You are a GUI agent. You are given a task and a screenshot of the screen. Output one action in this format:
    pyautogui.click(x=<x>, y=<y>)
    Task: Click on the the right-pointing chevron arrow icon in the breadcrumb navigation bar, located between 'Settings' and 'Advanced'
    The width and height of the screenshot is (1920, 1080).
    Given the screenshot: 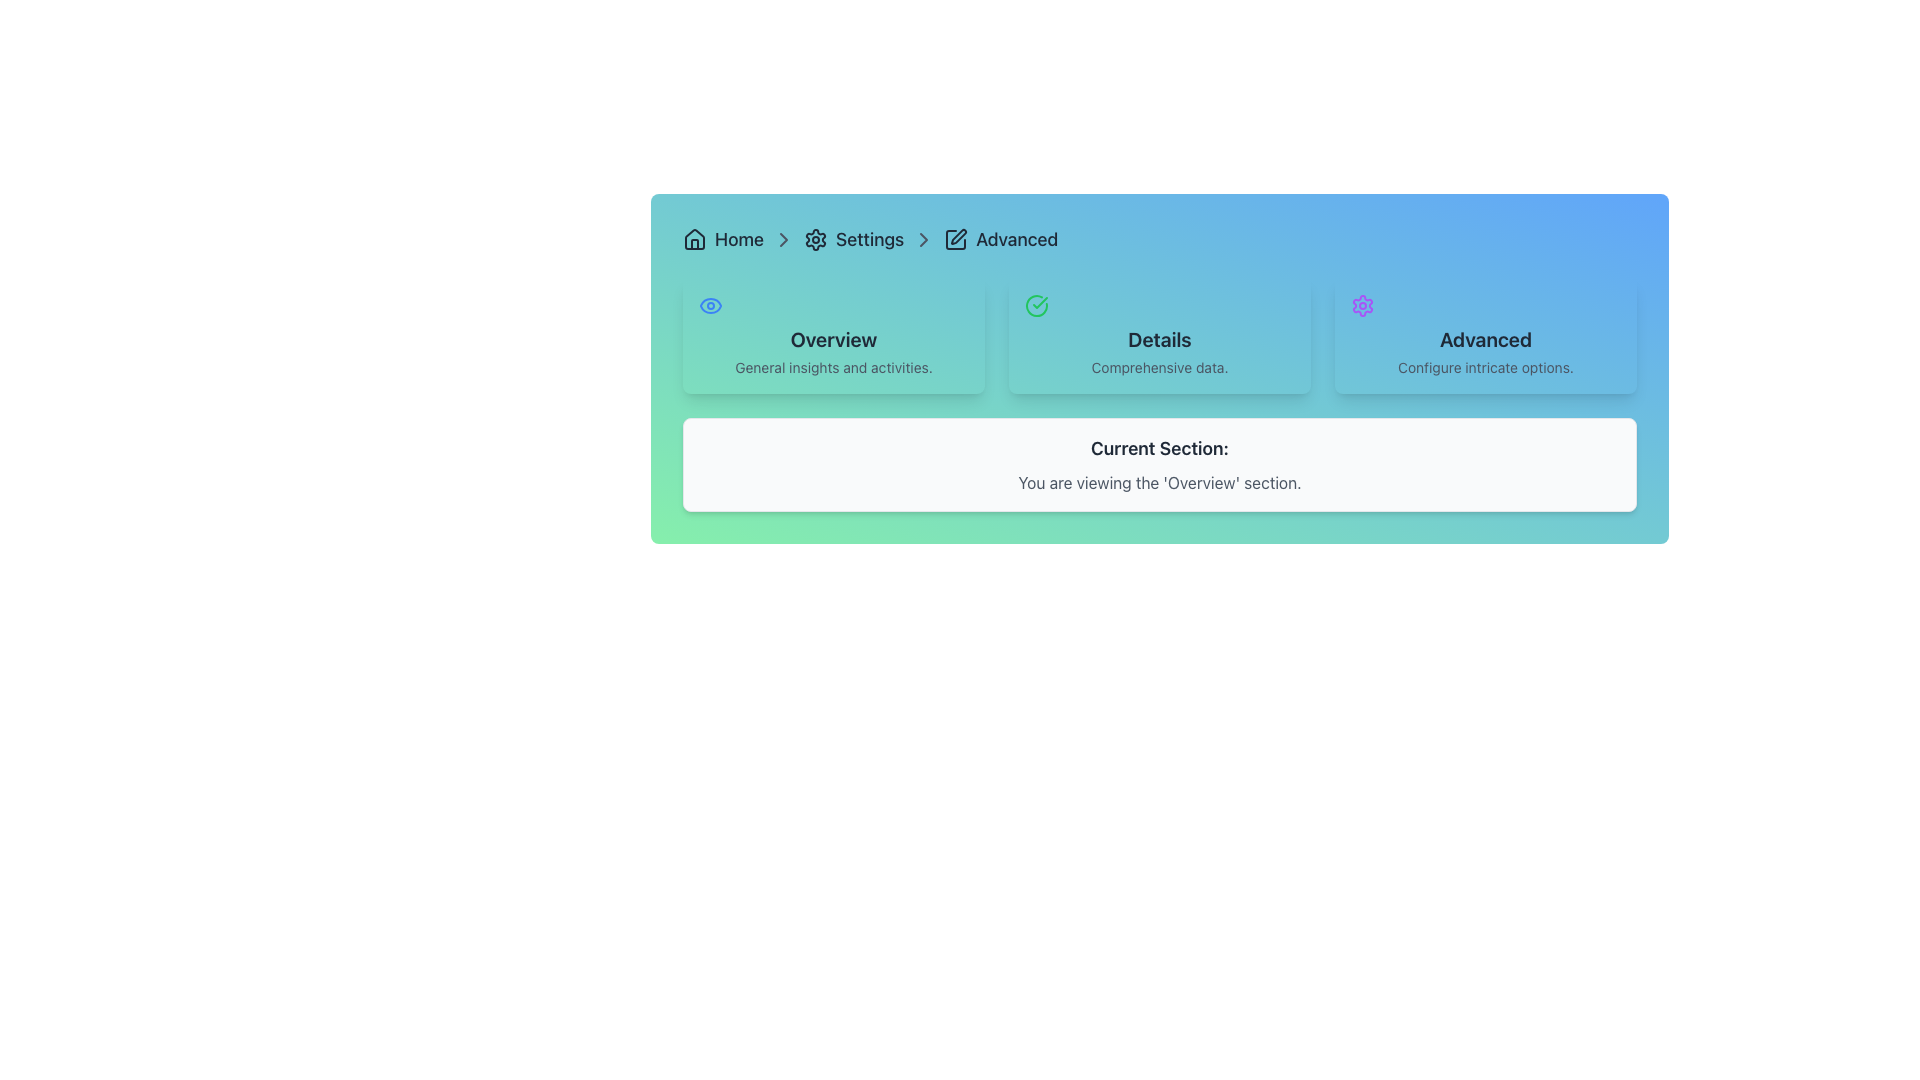 What is the action you would take?
    pyautogui.click(x=923, y=238)
    